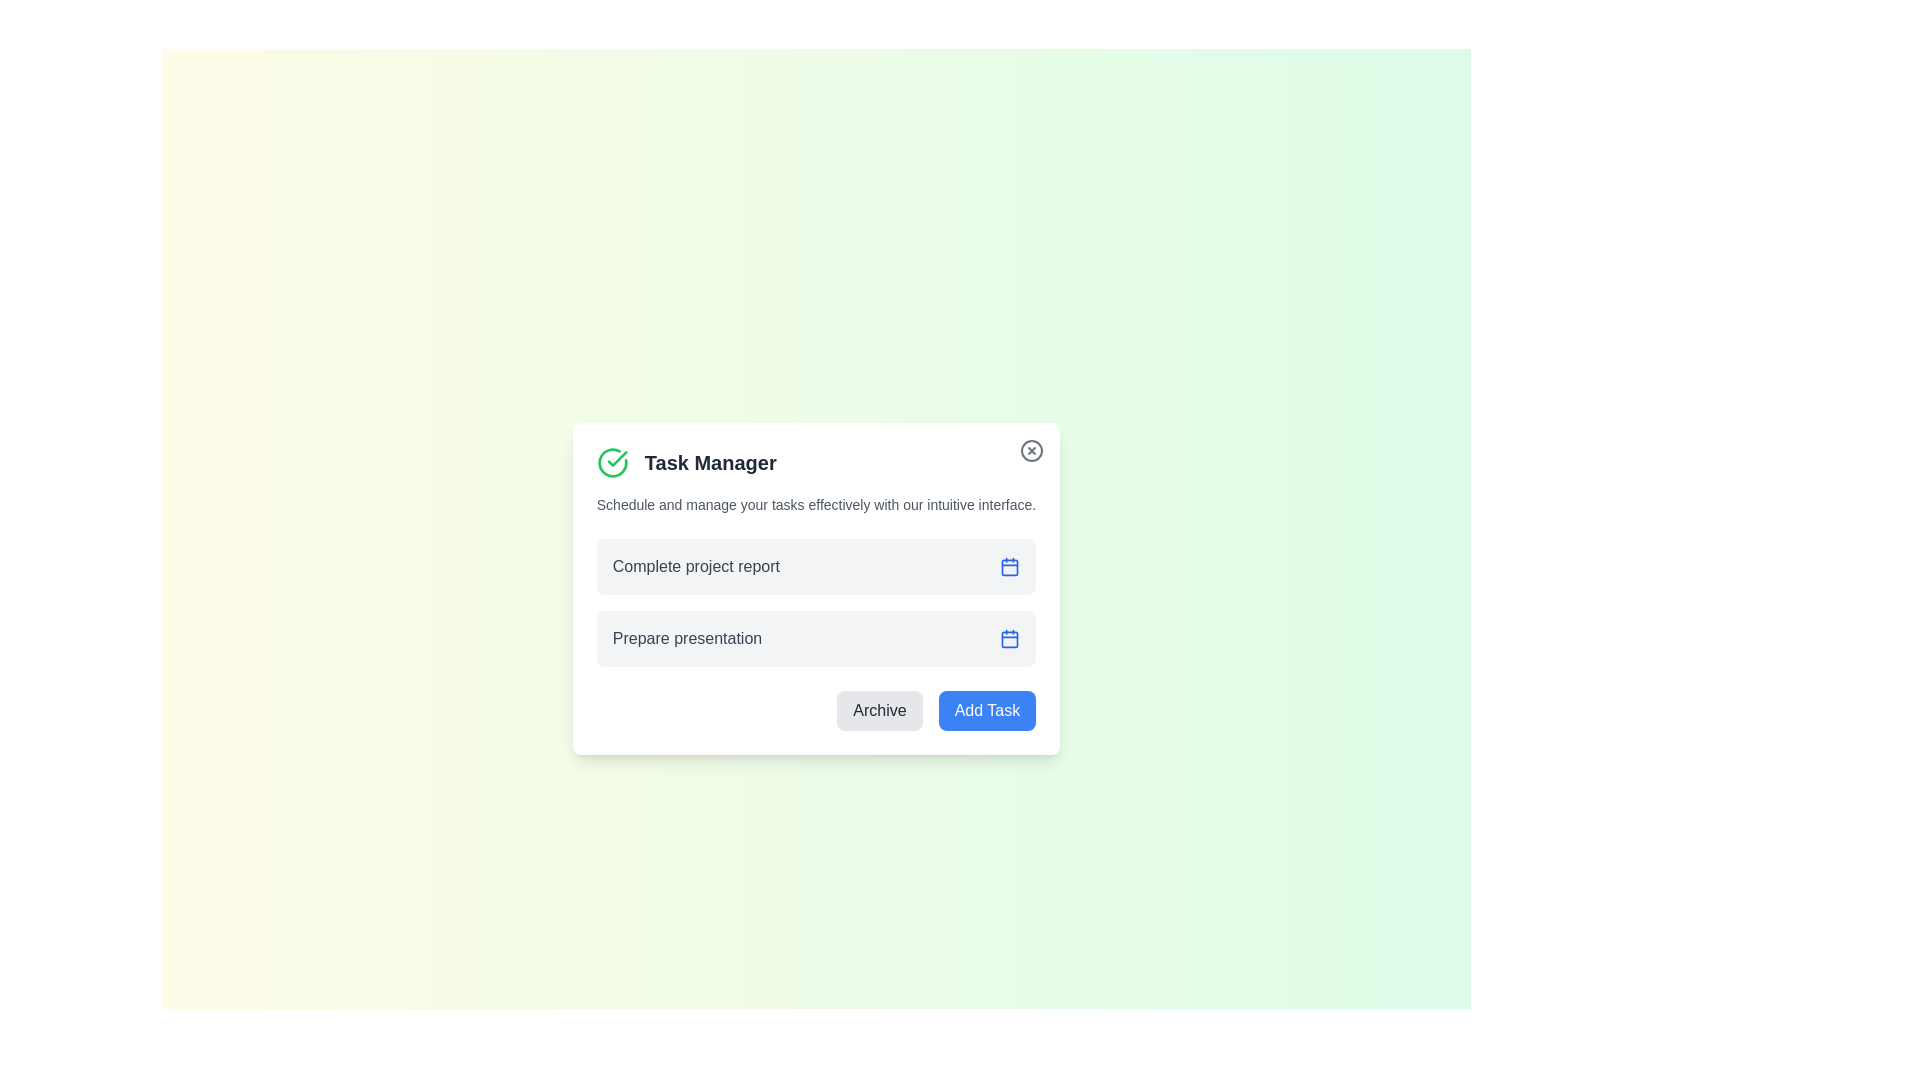 The width and height of the screenshot is (1920, 1080). I want to click on the close button to close the Task Manager dialog, so click(1032, 451).